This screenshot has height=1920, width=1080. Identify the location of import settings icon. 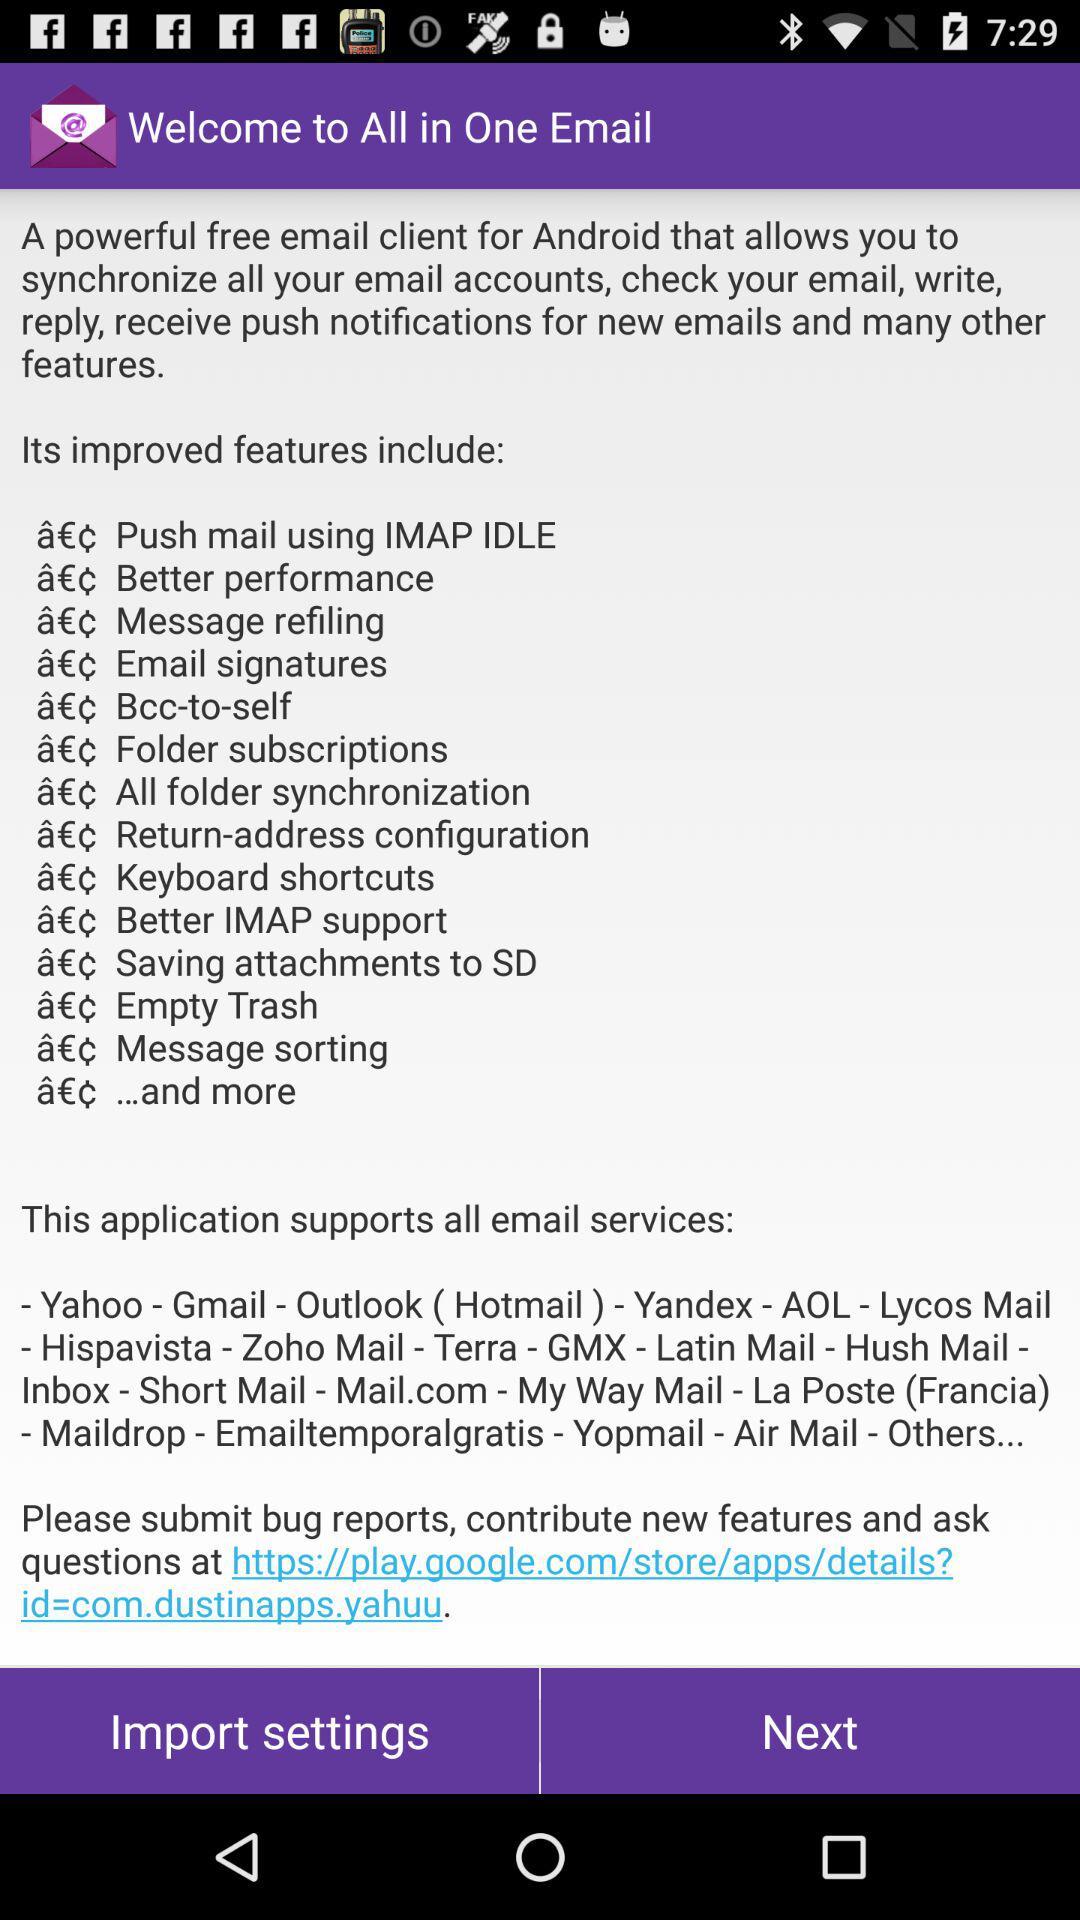
(268, 1730).